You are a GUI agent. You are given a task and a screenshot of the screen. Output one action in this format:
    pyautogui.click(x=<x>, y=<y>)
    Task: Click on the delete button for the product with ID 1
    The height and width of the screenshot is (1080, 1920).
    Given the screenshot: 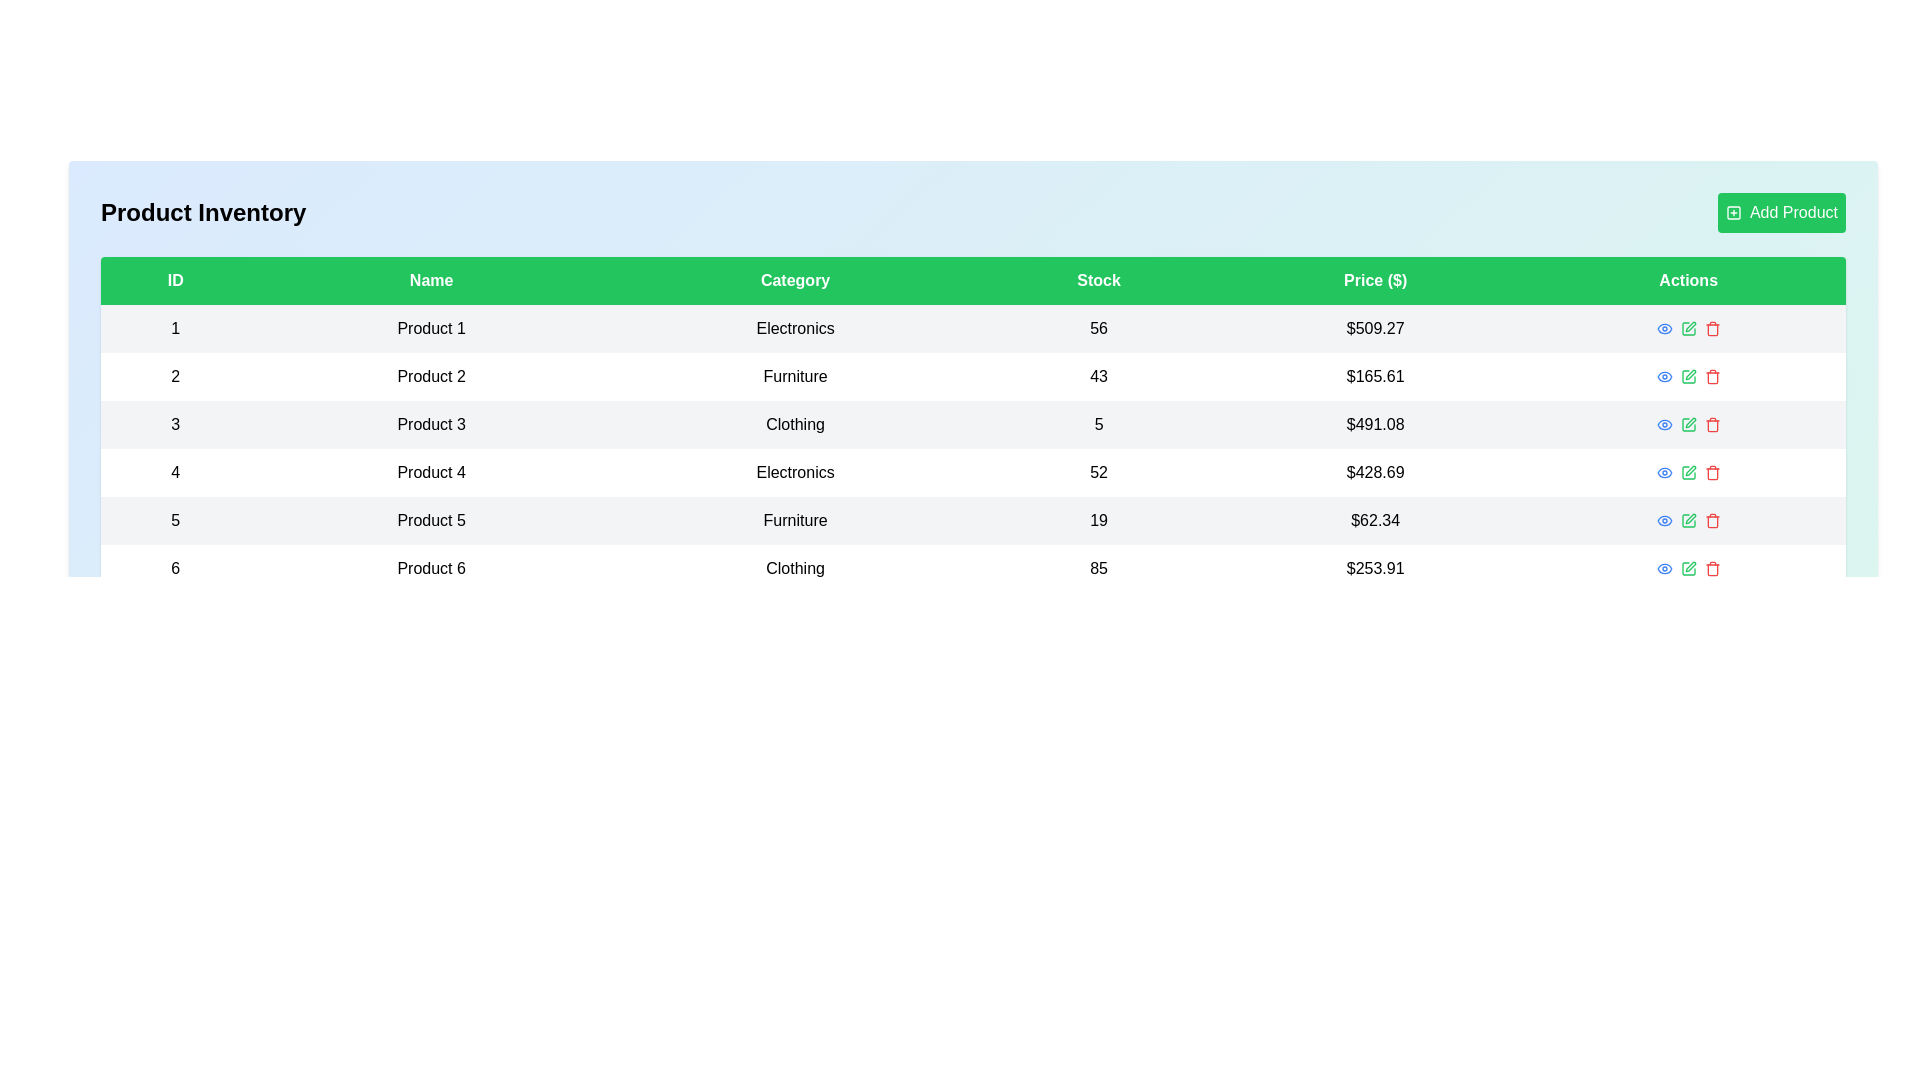 What is the action you would take?
    pyautogui.click(x=1711, y=327)
    